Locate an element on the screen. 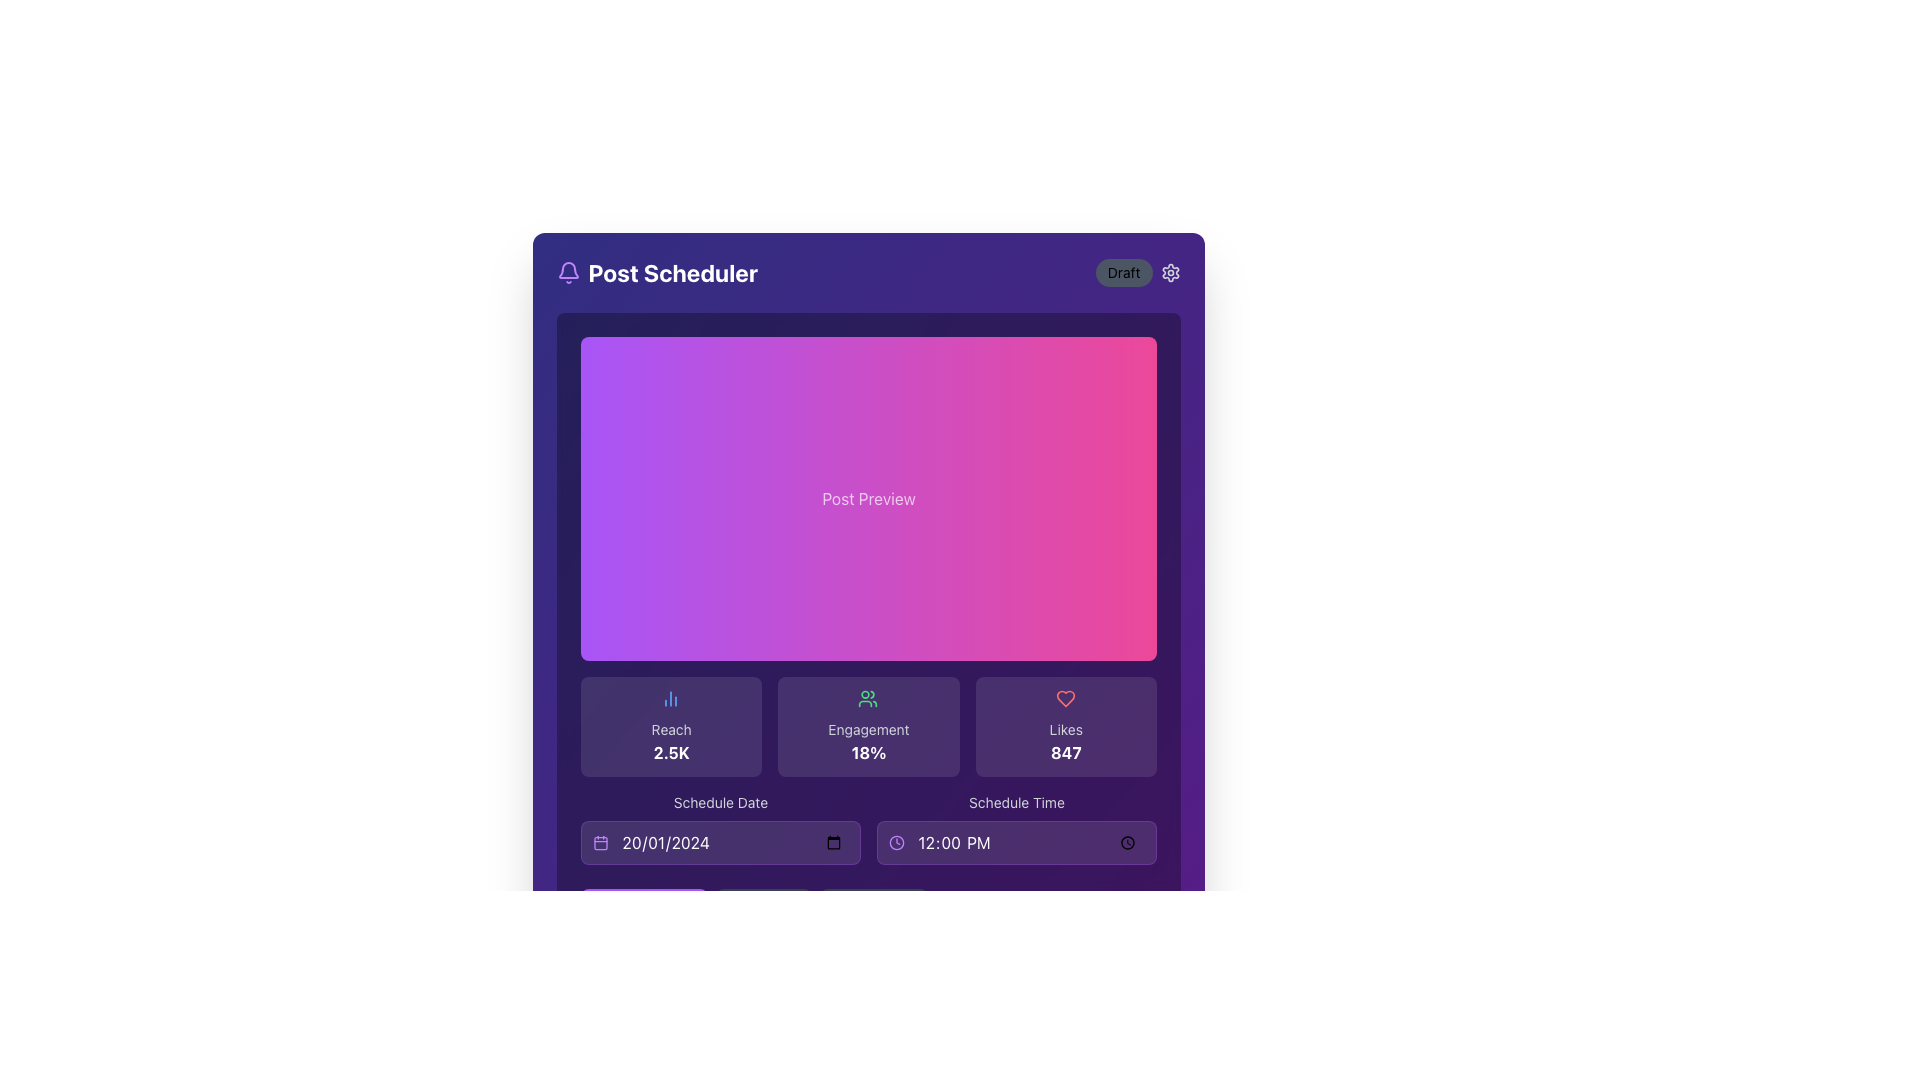  the label text that reads 'Schedule Time,' displayed in a small gray font on a purple background, located above the time selector input field in the form is located at coordinates (1016, 801).